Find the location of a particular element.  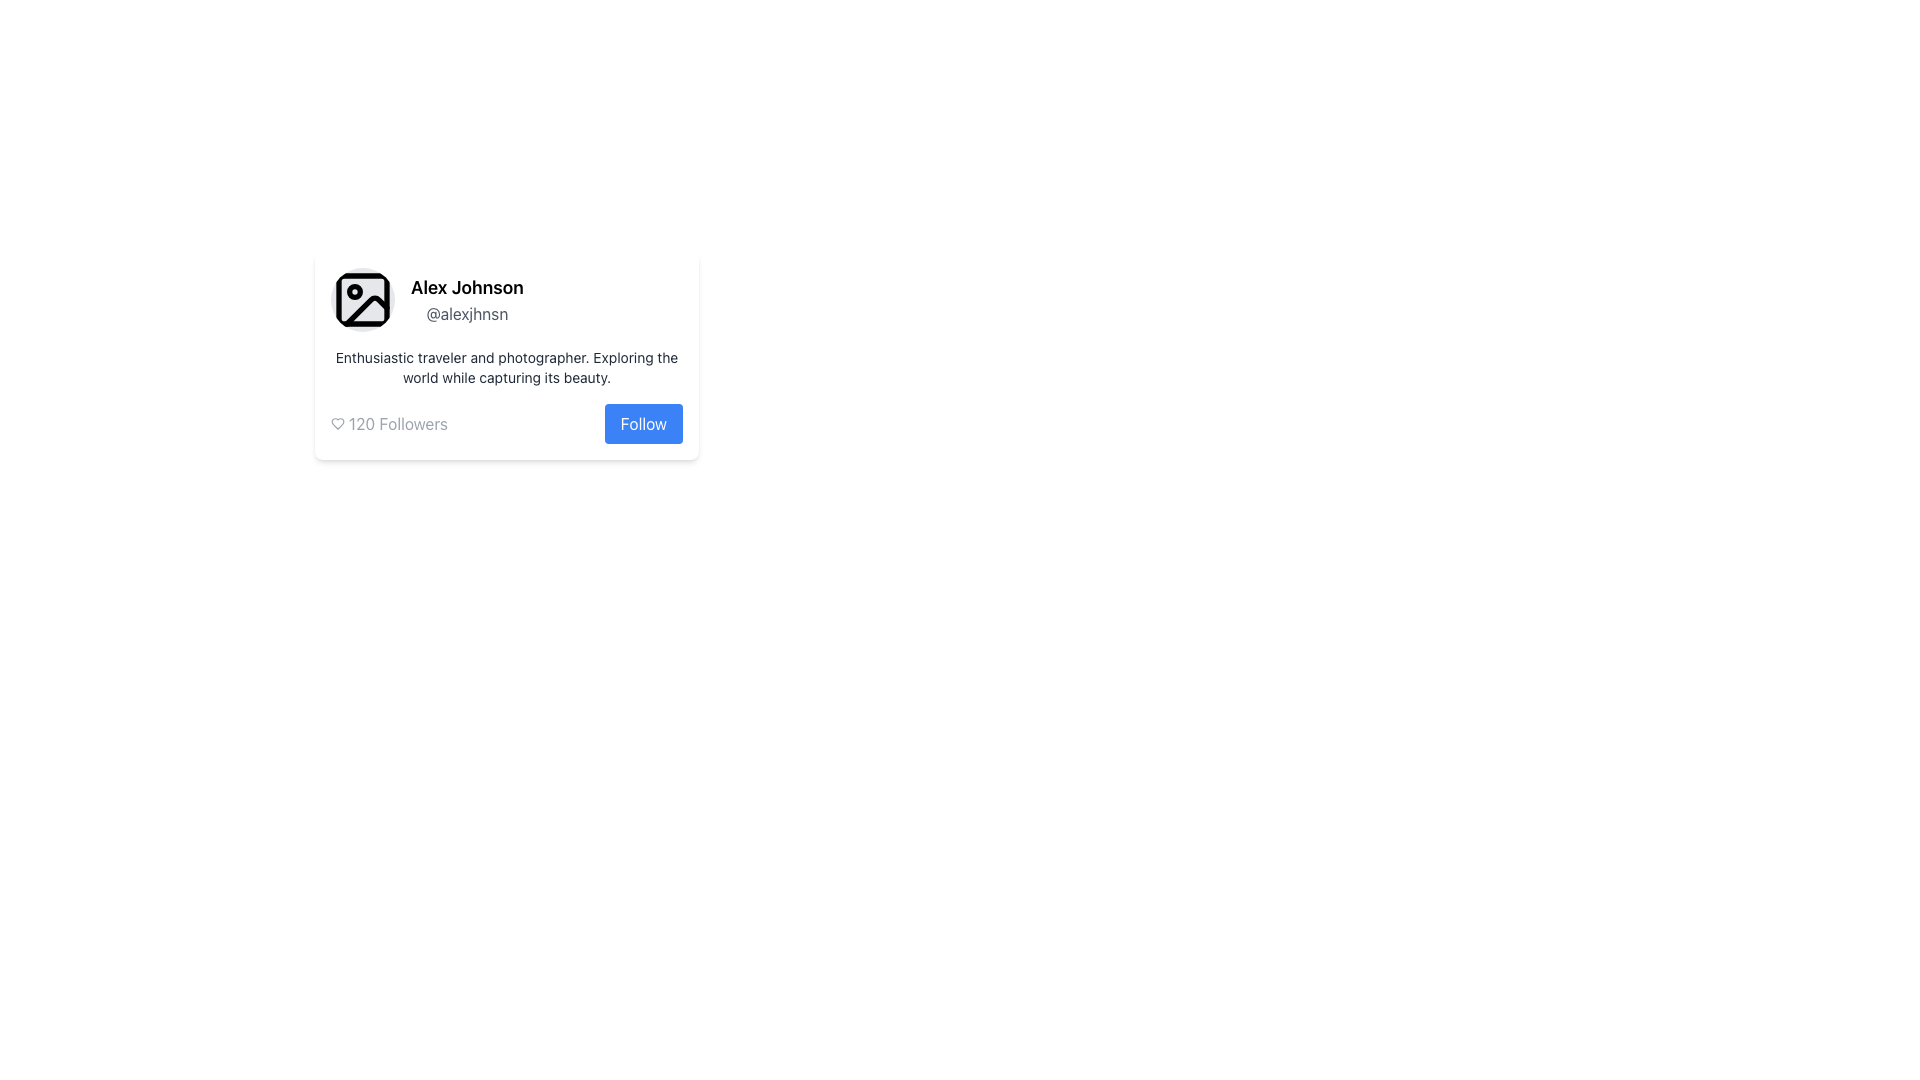

the user's name displayed at the top of the profile card for potential interactions is located at coordinates (466, 288).